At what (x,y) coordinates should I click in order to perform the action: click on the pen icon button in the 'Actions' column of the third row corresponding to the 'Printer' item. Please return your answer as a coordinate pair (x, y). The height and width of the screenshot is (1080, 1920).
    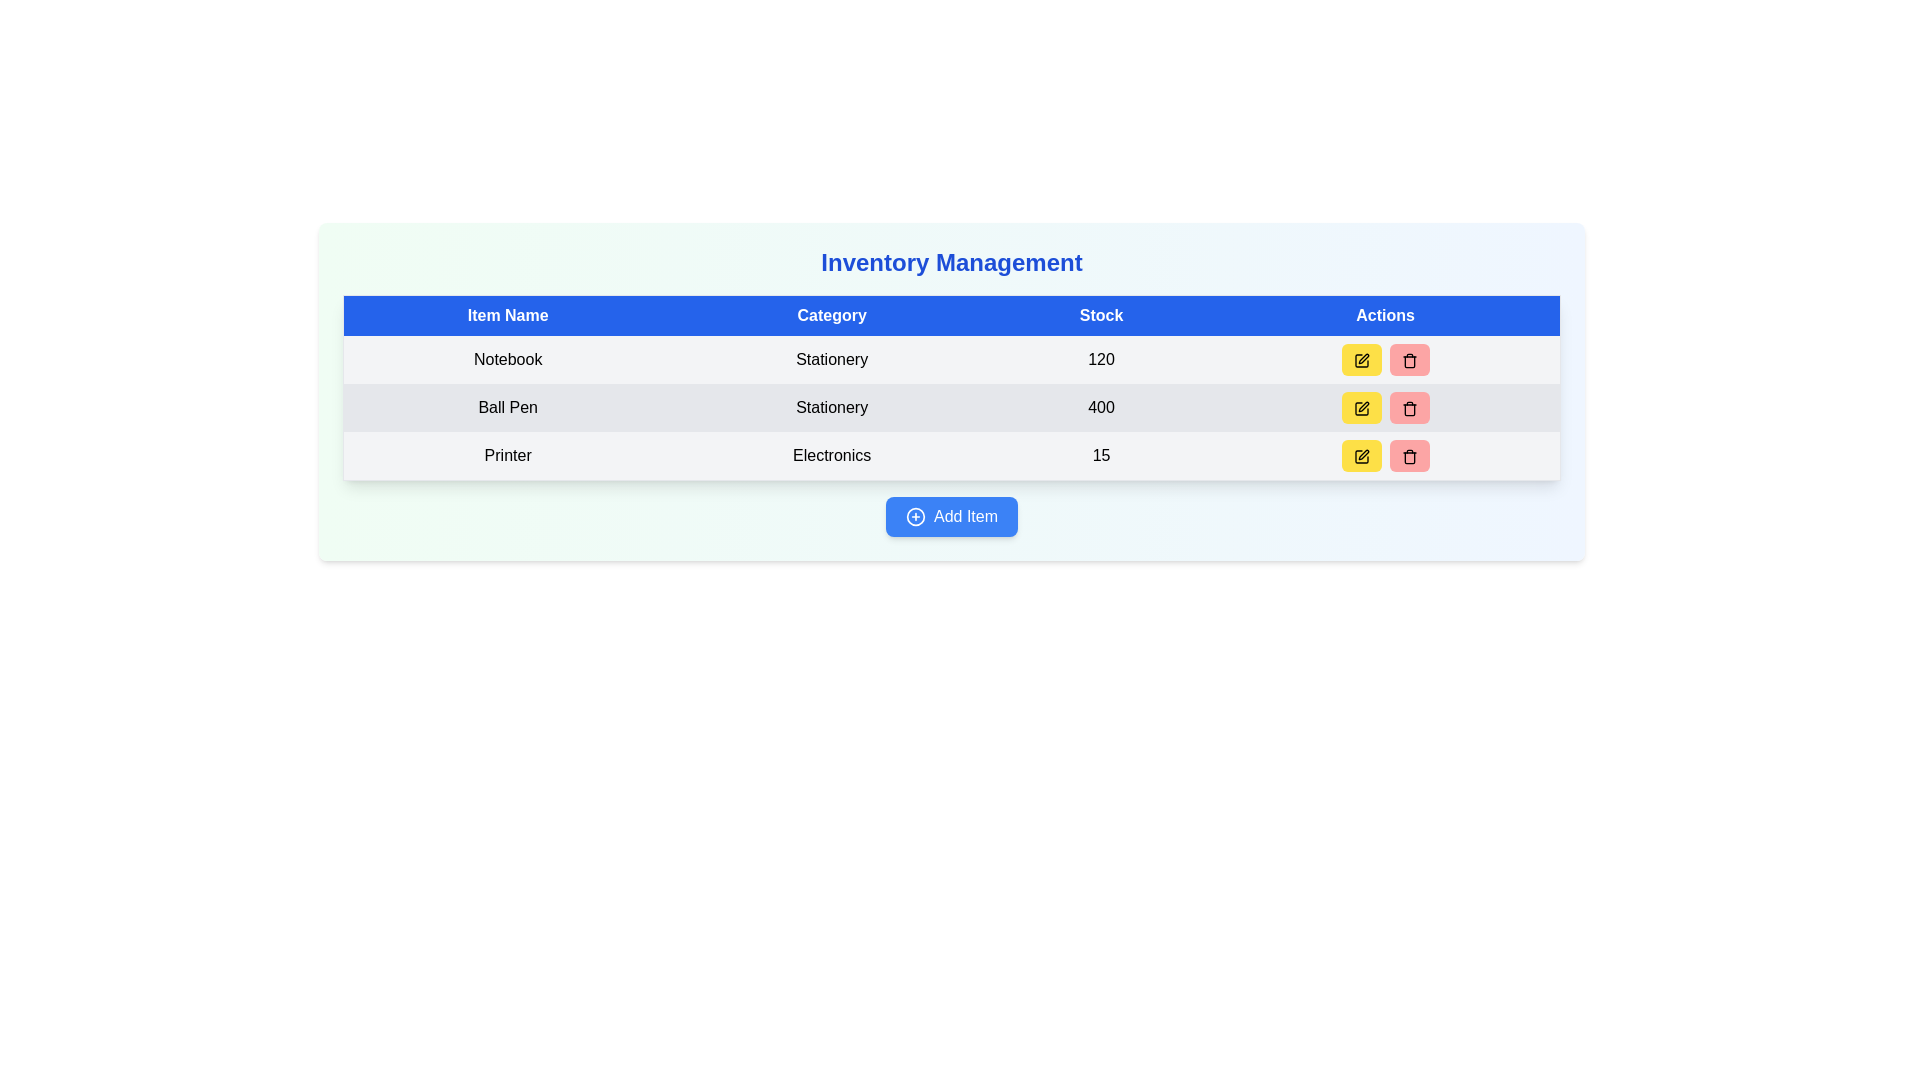
    Looking at the image, I should click on (1360, 456).